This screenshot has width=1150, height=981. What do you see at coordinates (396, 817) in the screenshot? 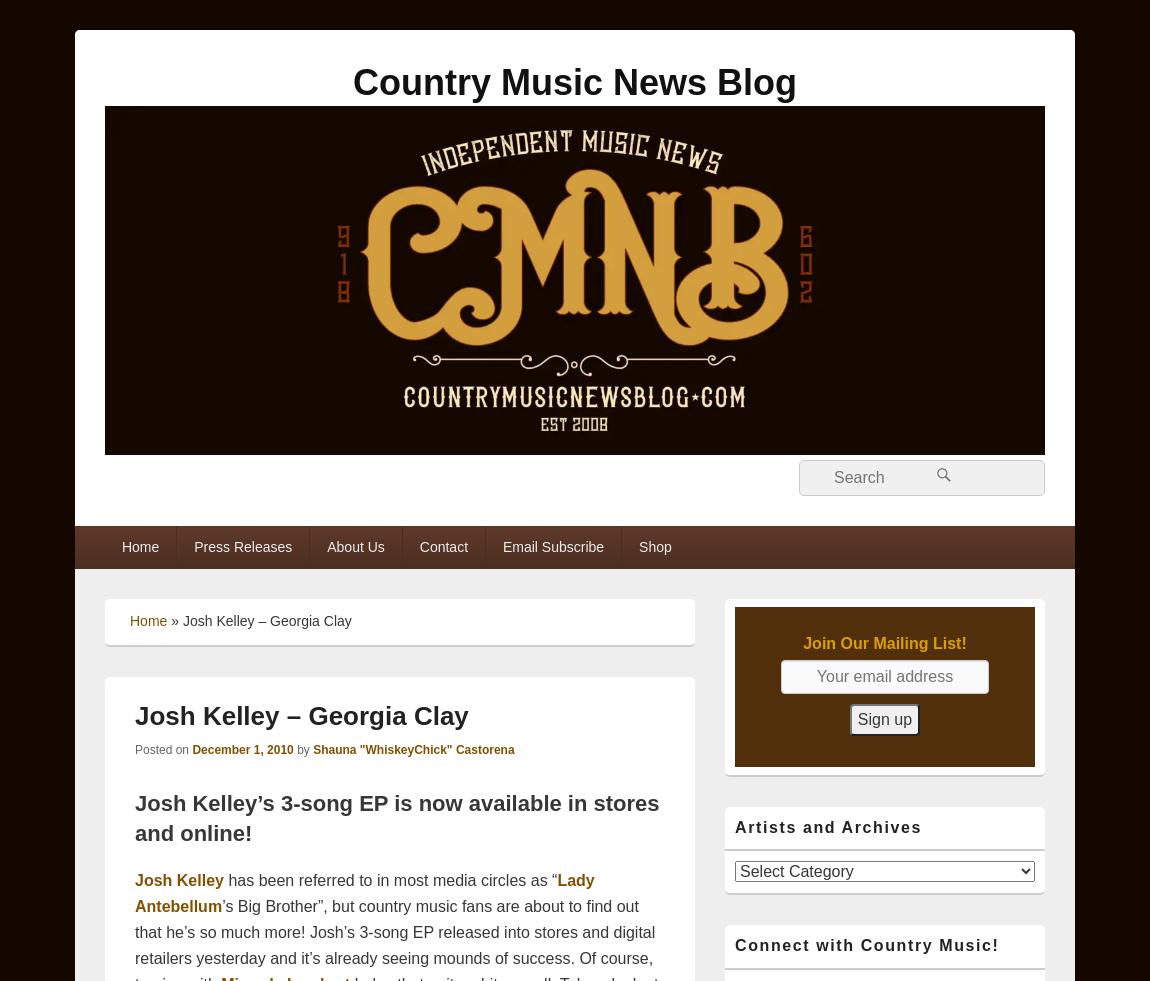
I see `'Josh Kelley’s 3-song EP is now available in stores and online!'` at bounding box center [396, 817].